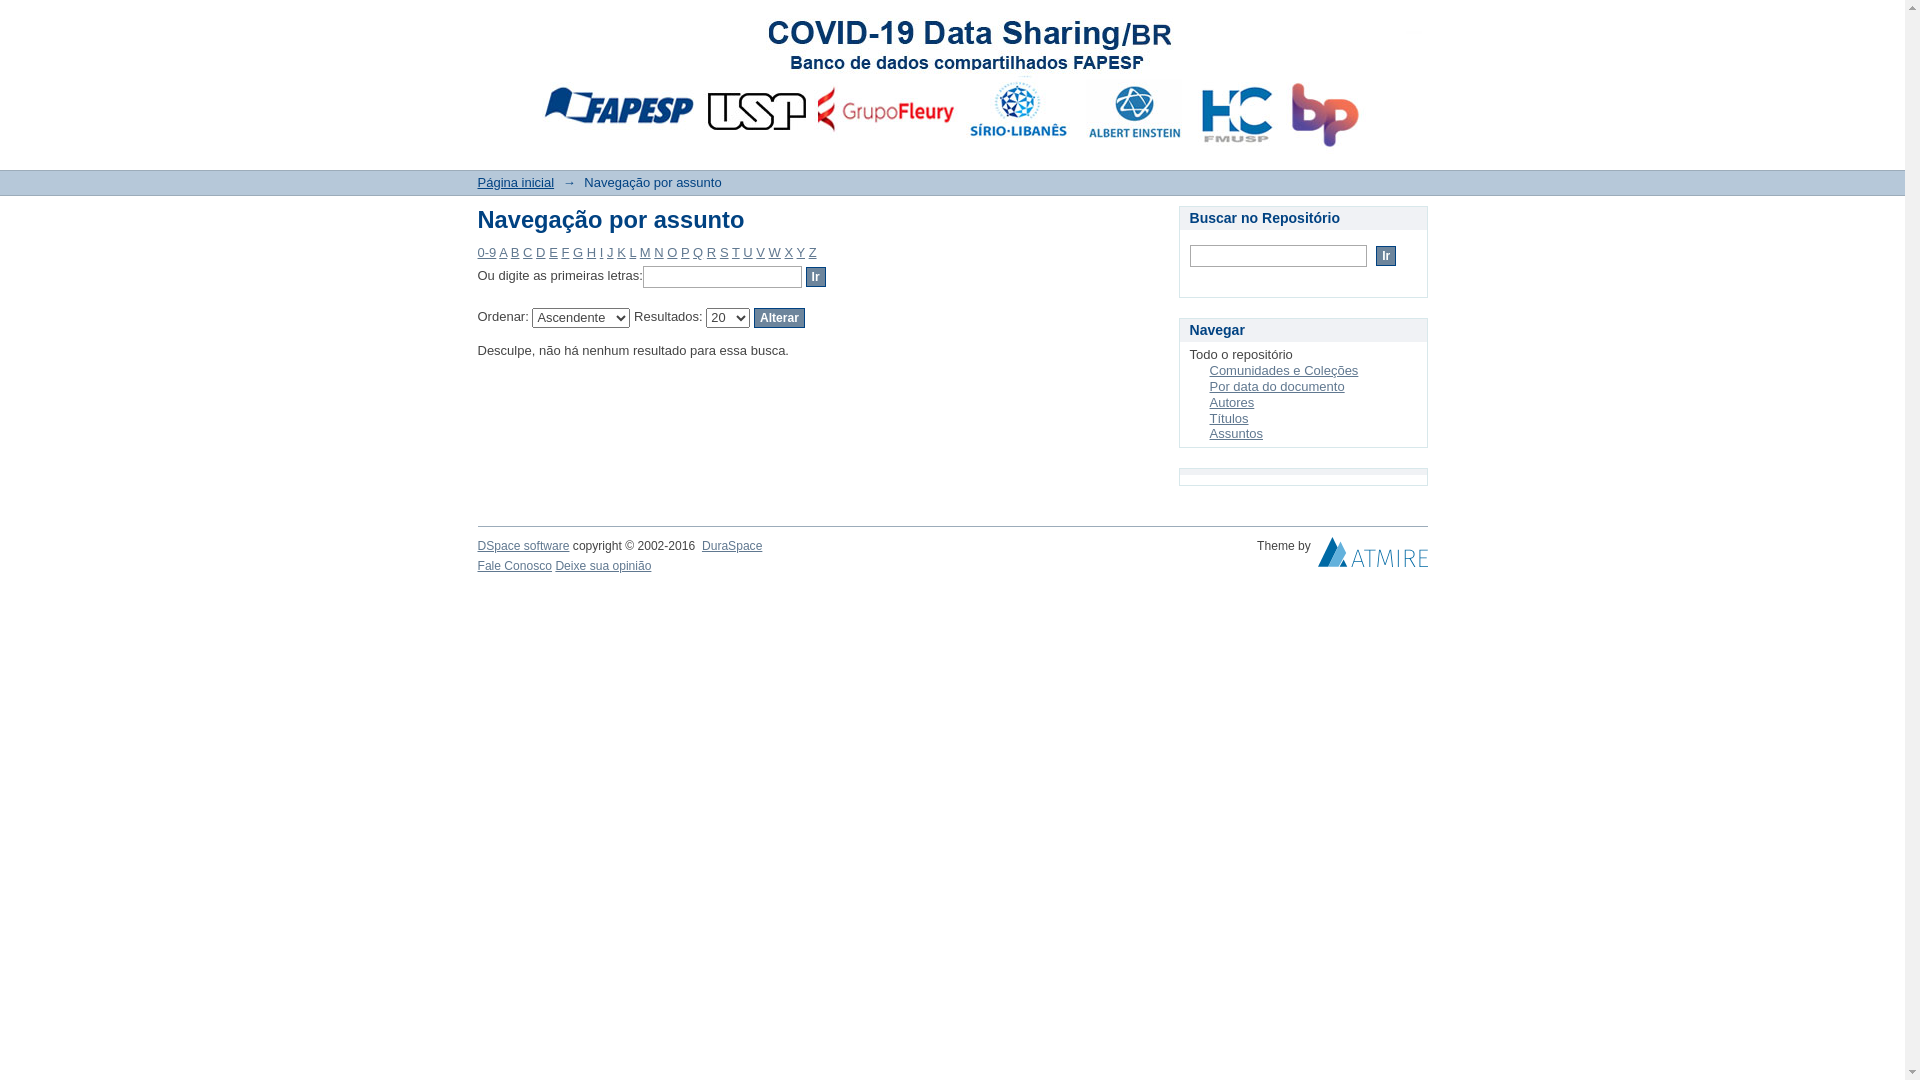  I want to click on 'O', so click(672, 251).